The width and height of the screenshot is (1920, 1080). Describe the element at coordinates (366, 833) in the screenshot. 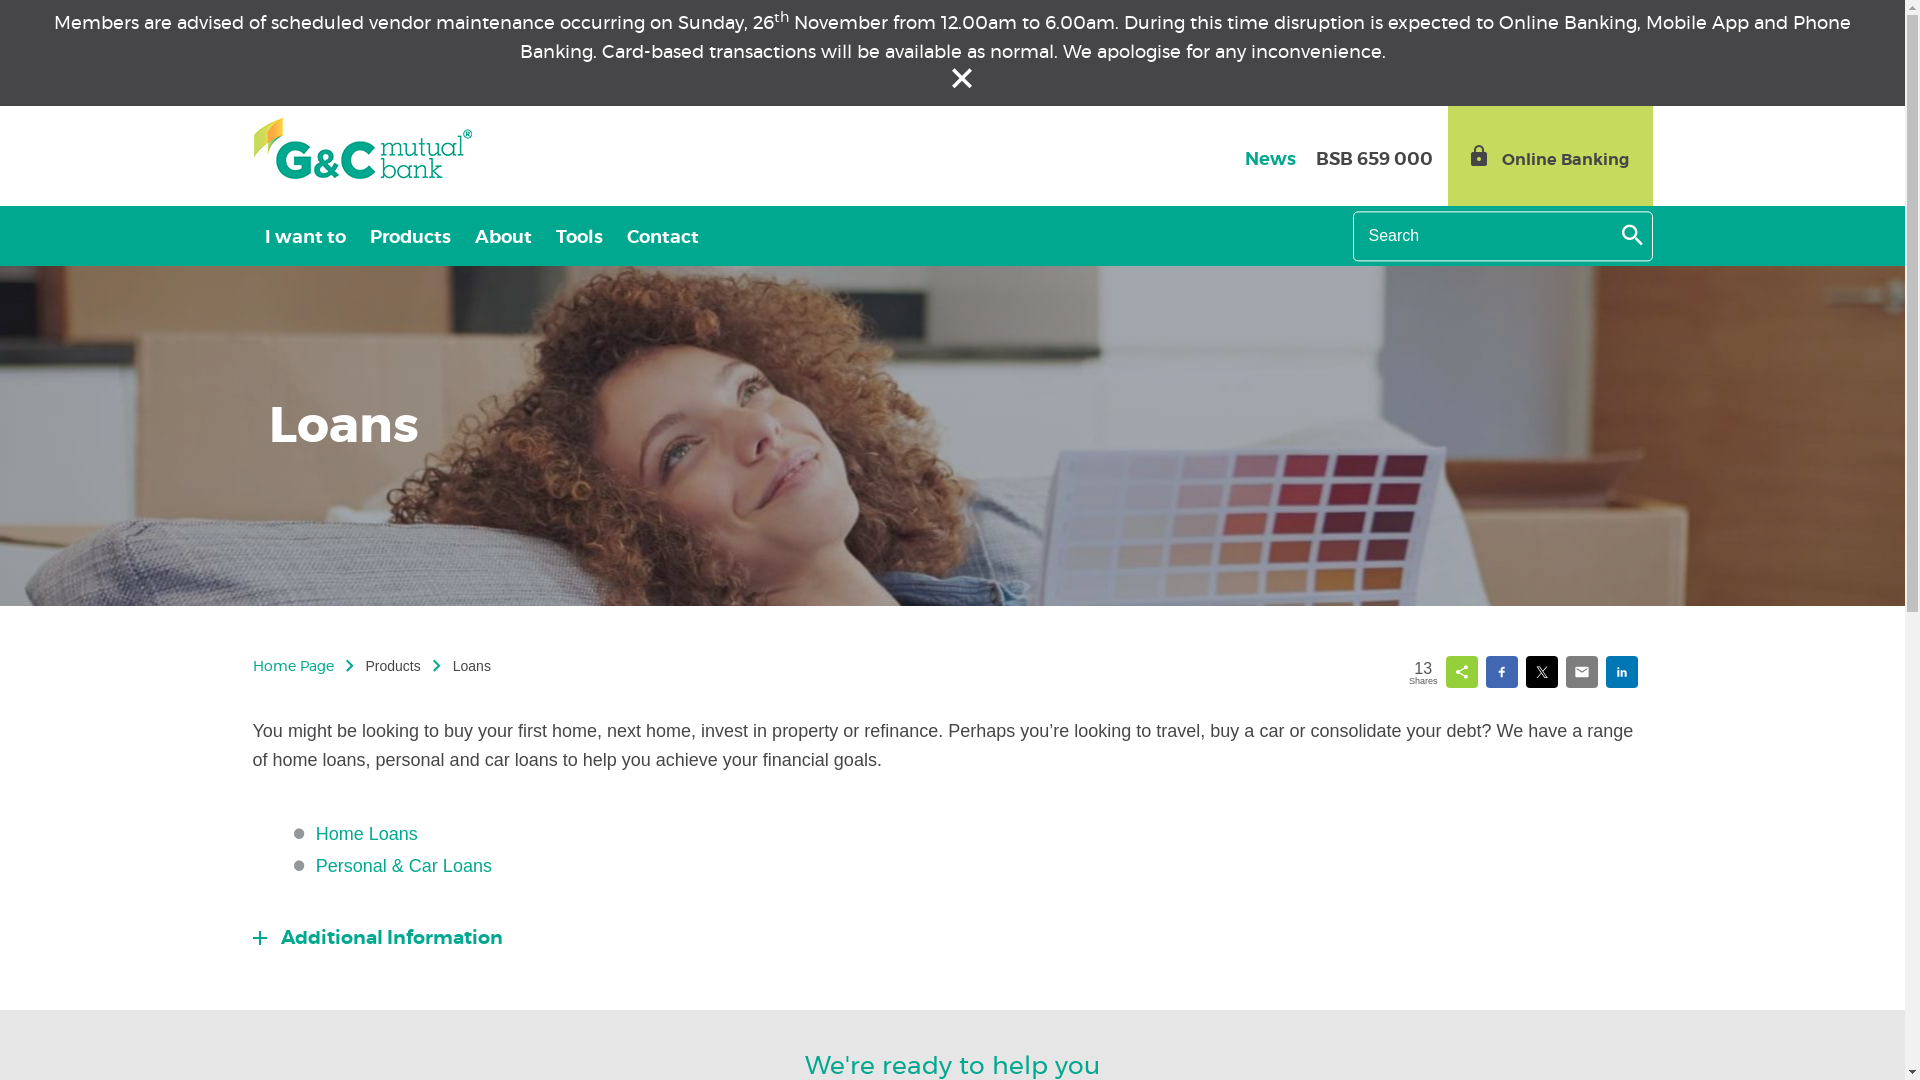

I see `'Home Loans'` at that location.